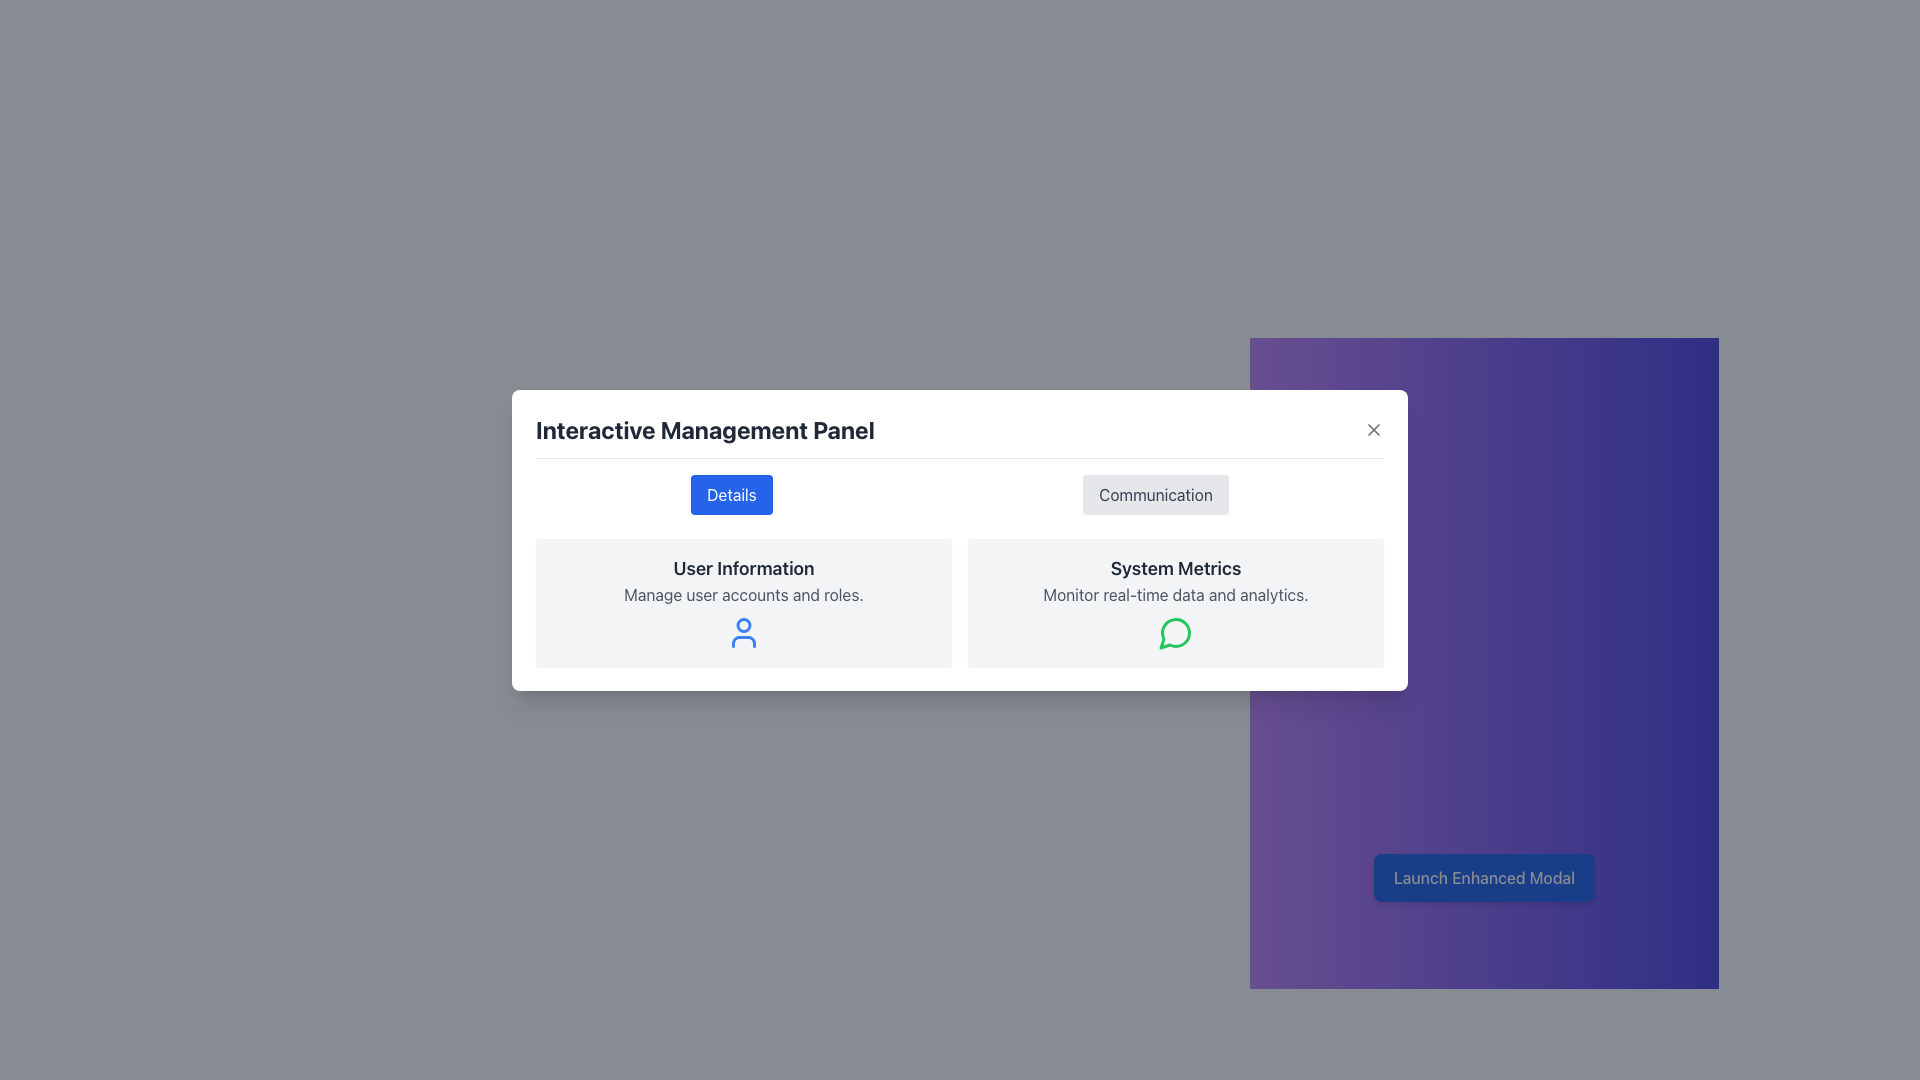  Describe the element at coordinates (743, 632) in the screenshot. I see `the user icon located underneath the 'User Information' text in the left section of the 'Interactive Management Panel'` at that location.